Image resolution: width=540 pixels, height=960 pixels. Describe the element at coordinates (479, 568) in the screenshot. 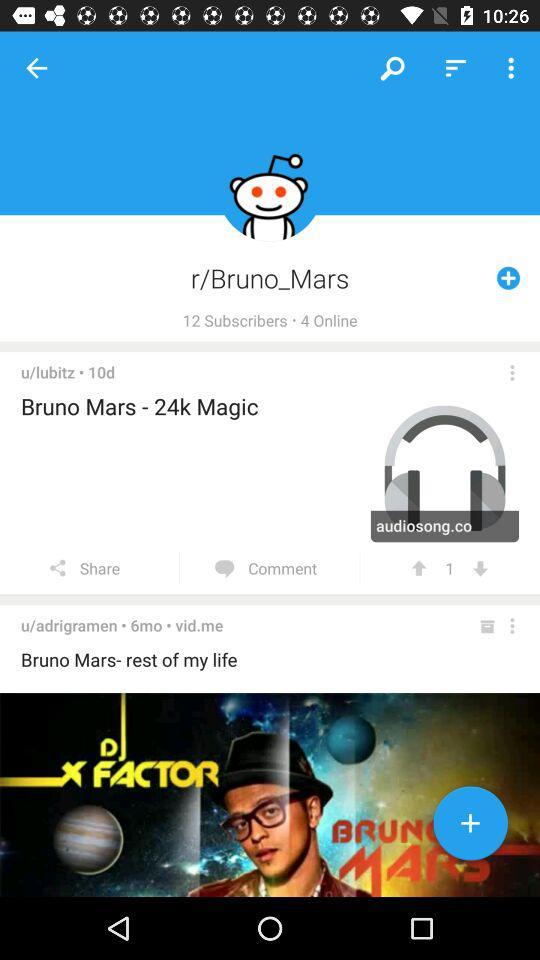

I see `downvote` at that location.